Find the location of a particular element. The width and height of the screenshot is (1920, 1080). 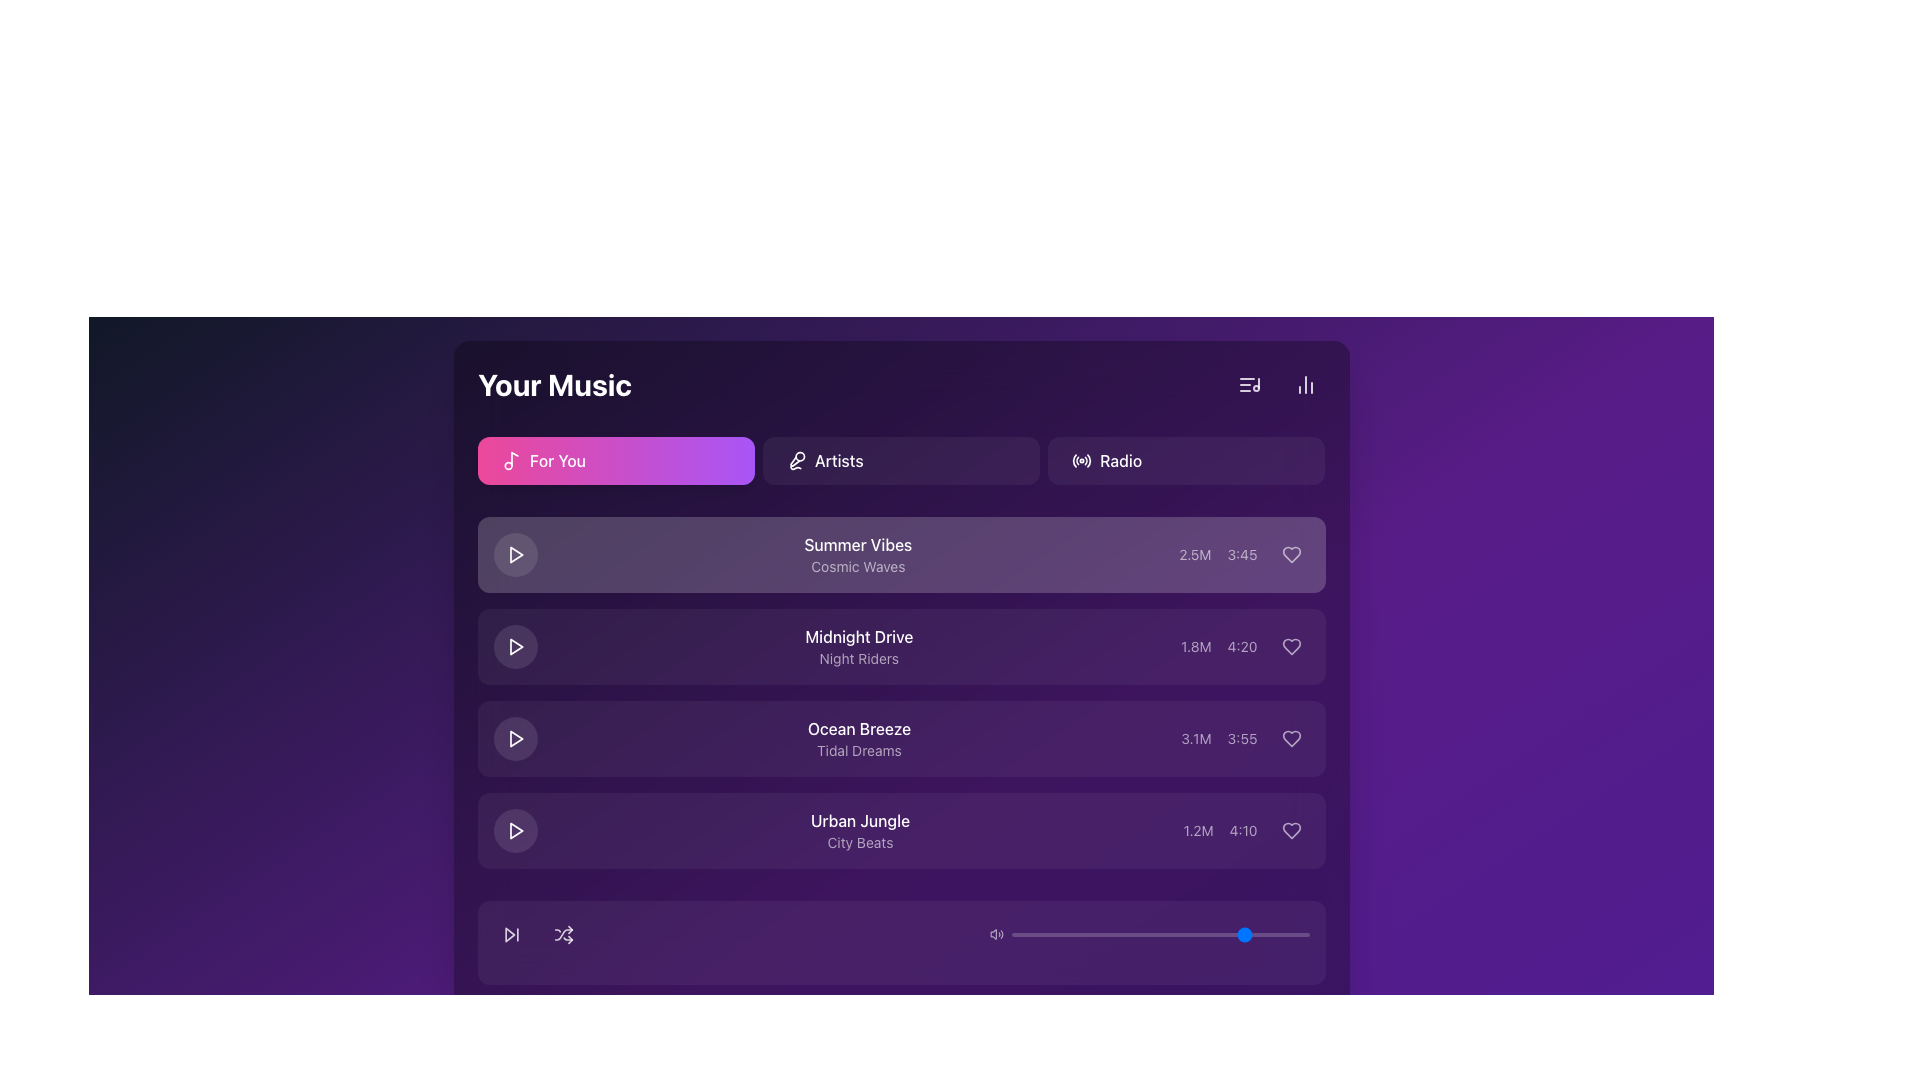

the 'Skip Forward' button located at the leftmost position in the playback control bar to receive a visual or auditory cue is located at coordinates (511, 934).